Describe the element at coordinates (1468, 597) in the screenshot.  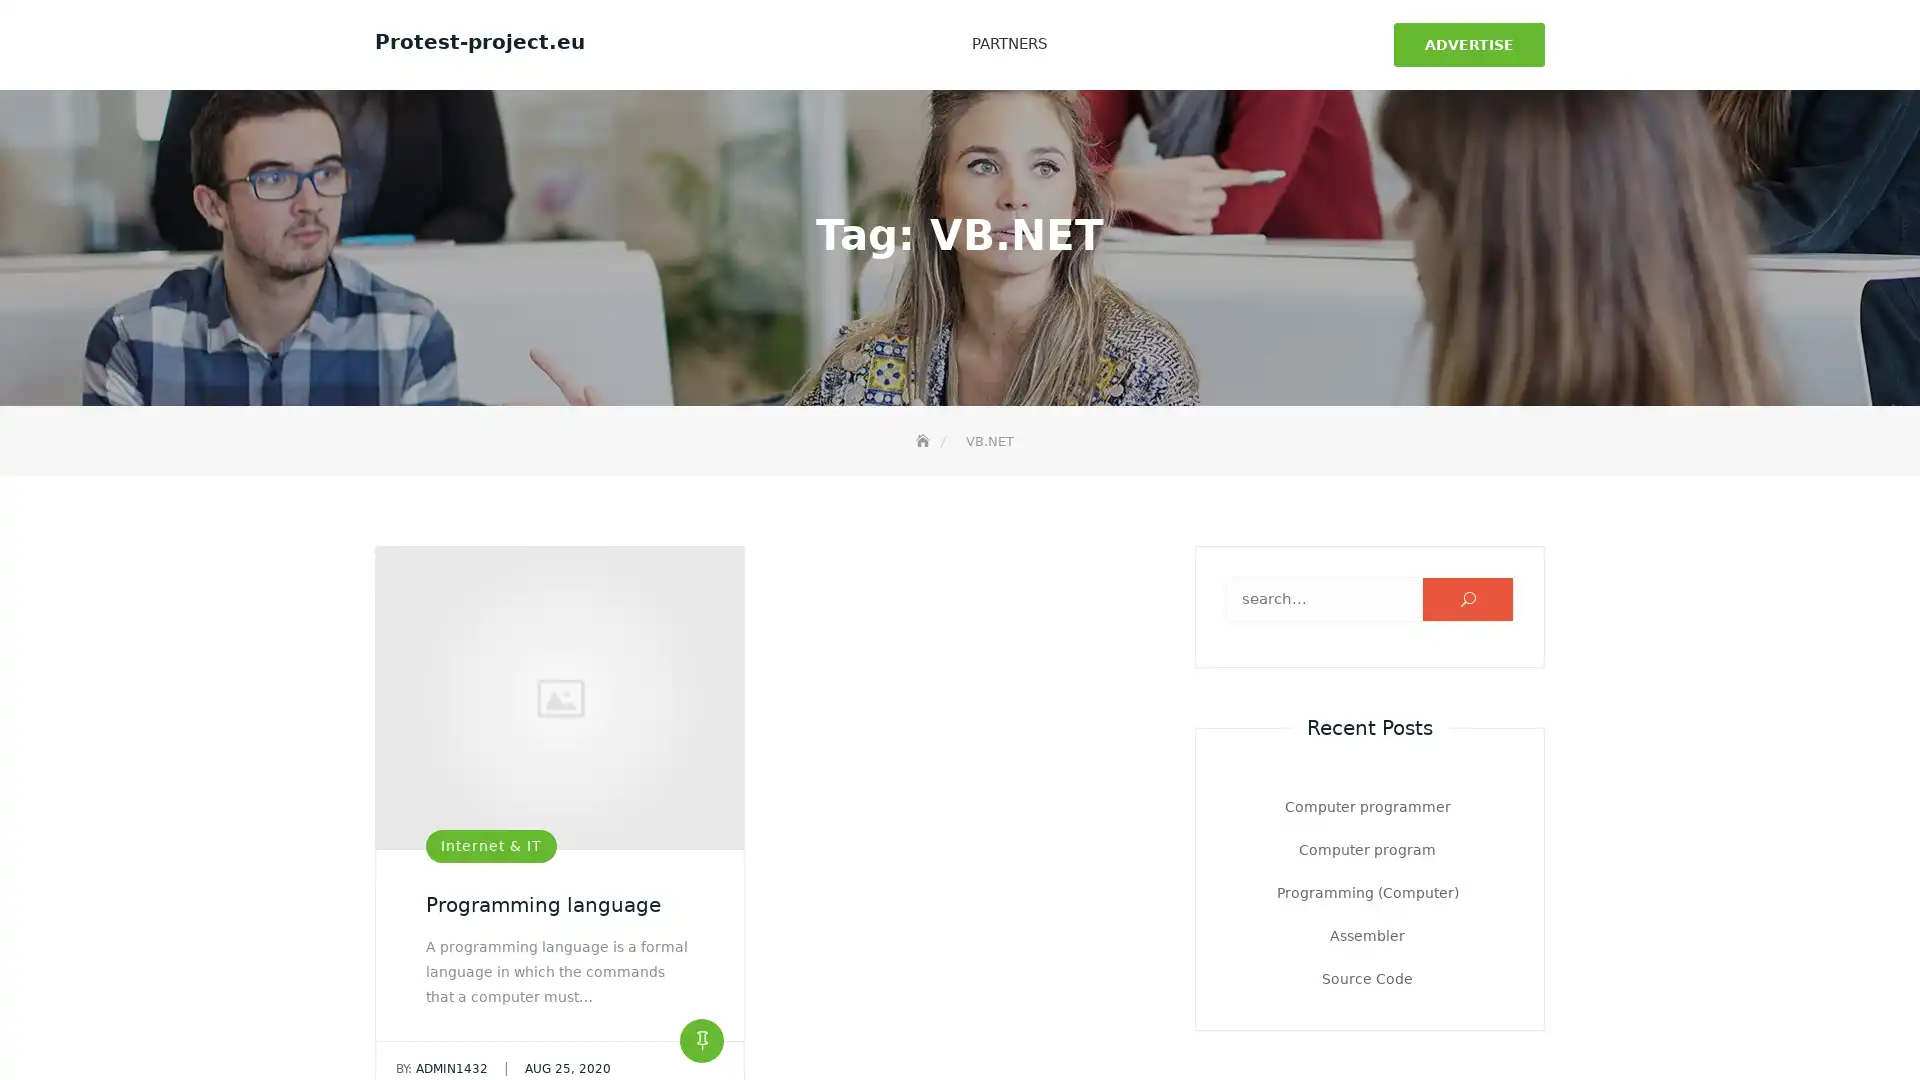
I see `U` at that location.